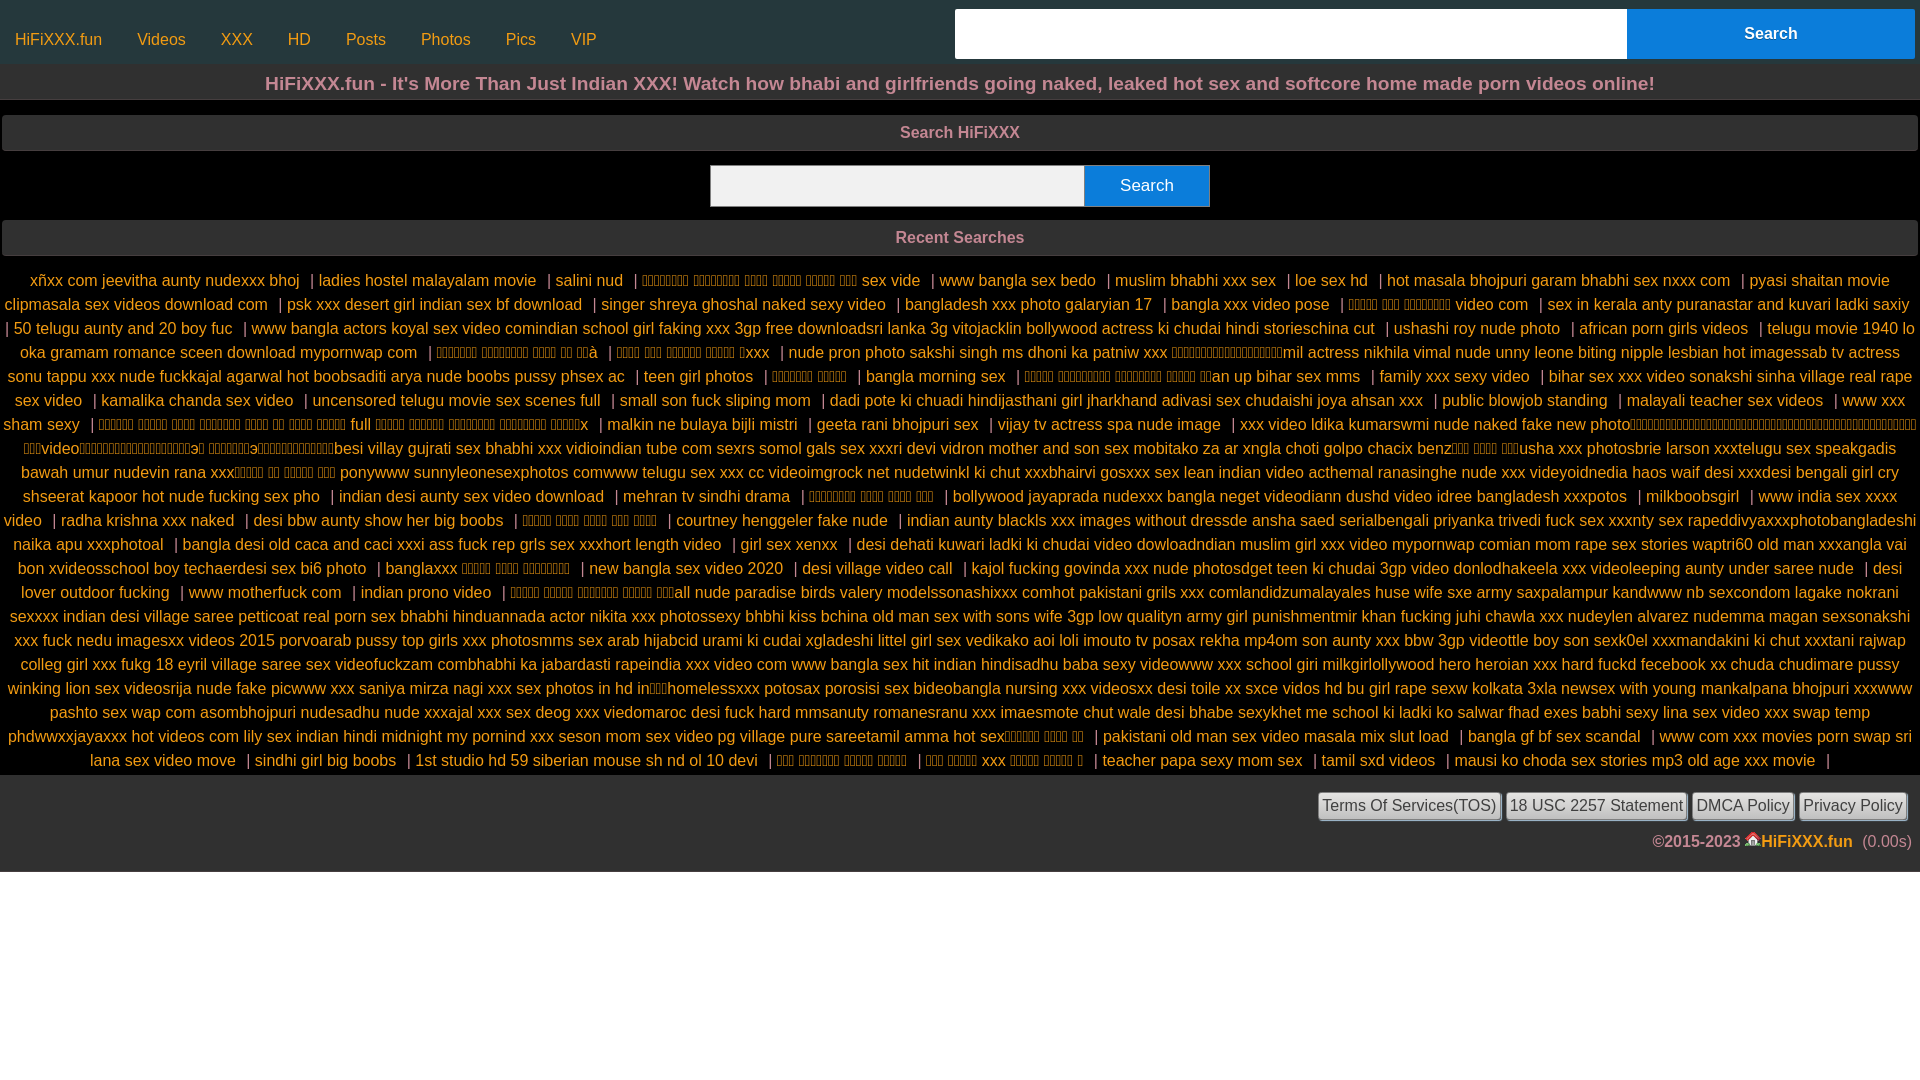  Describe the element at coordinates (470, 495) in the screenshot. I see `'indian desi aunty sex video download'` at that location.